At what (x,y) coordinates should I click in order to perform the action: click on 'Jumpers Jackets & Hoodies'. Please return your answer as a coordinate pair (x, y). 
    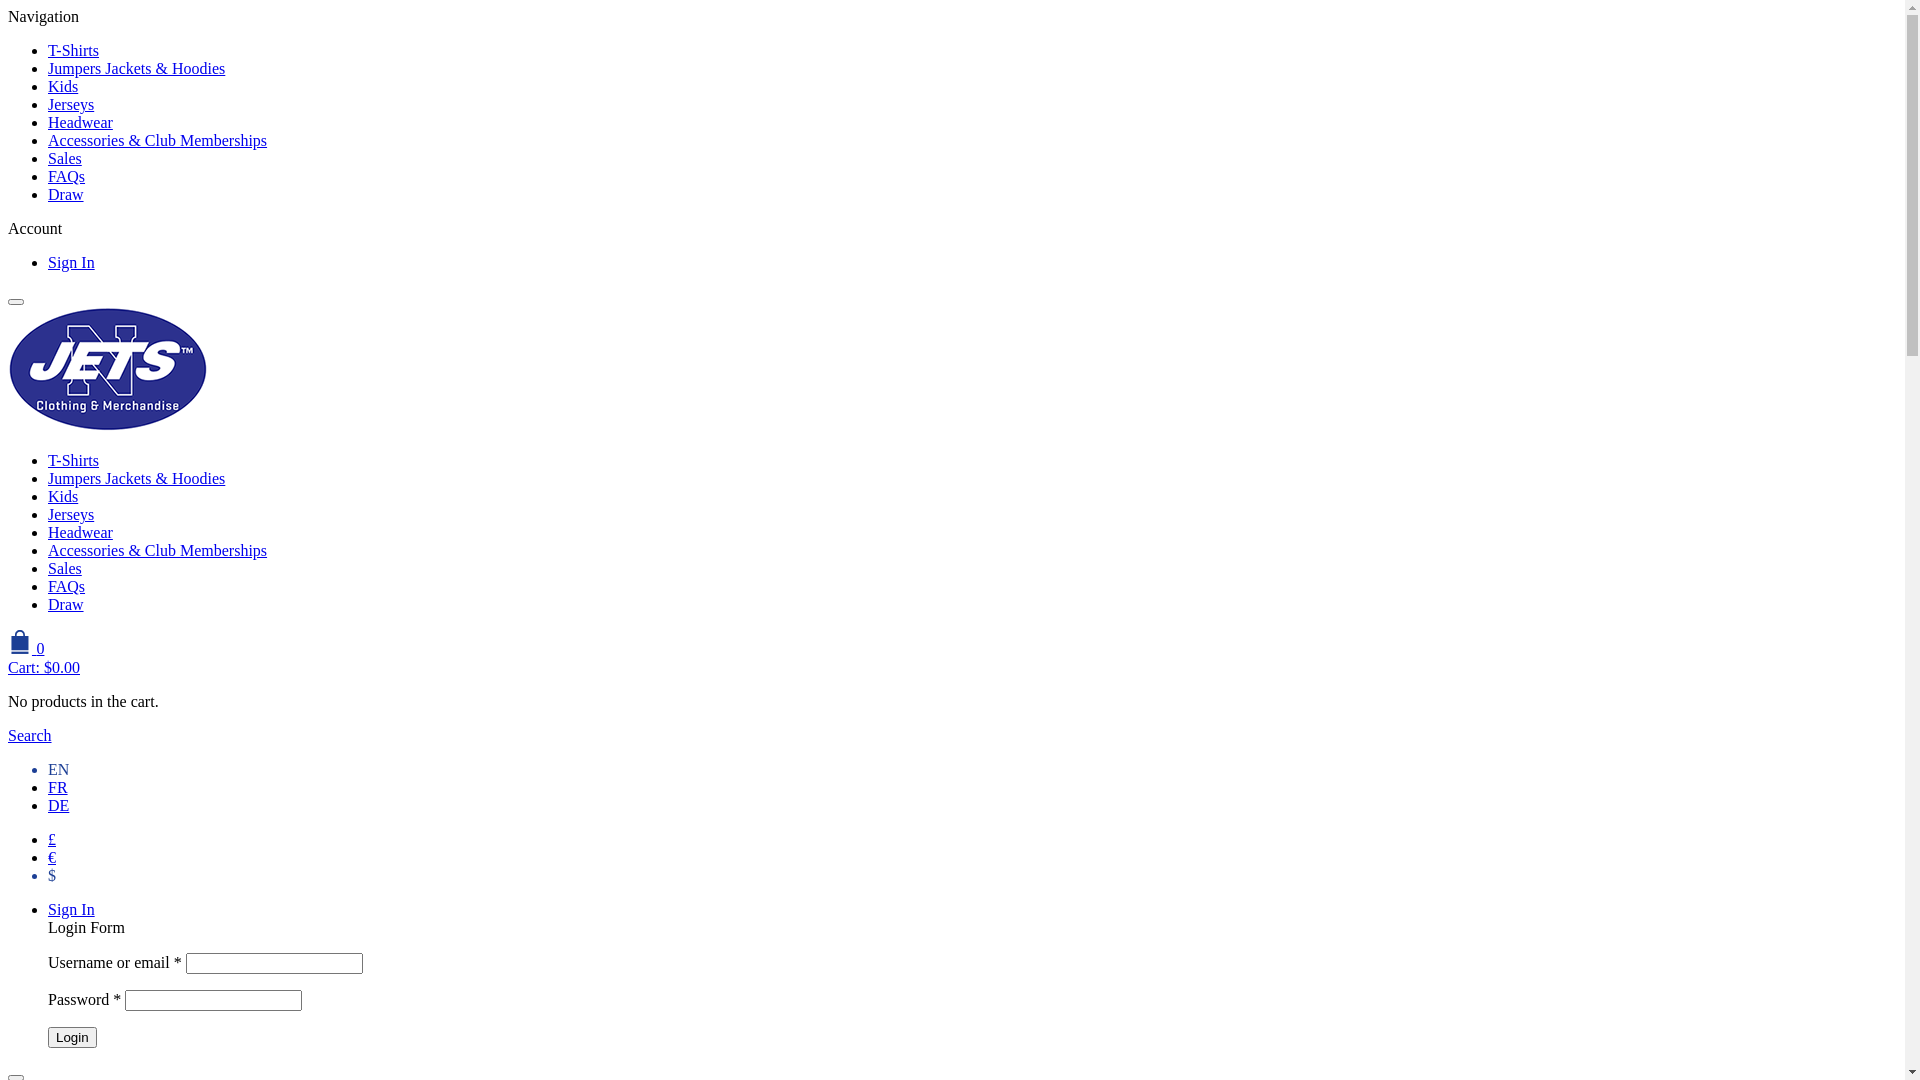
    Looking at the image, I should click on (48, 67).